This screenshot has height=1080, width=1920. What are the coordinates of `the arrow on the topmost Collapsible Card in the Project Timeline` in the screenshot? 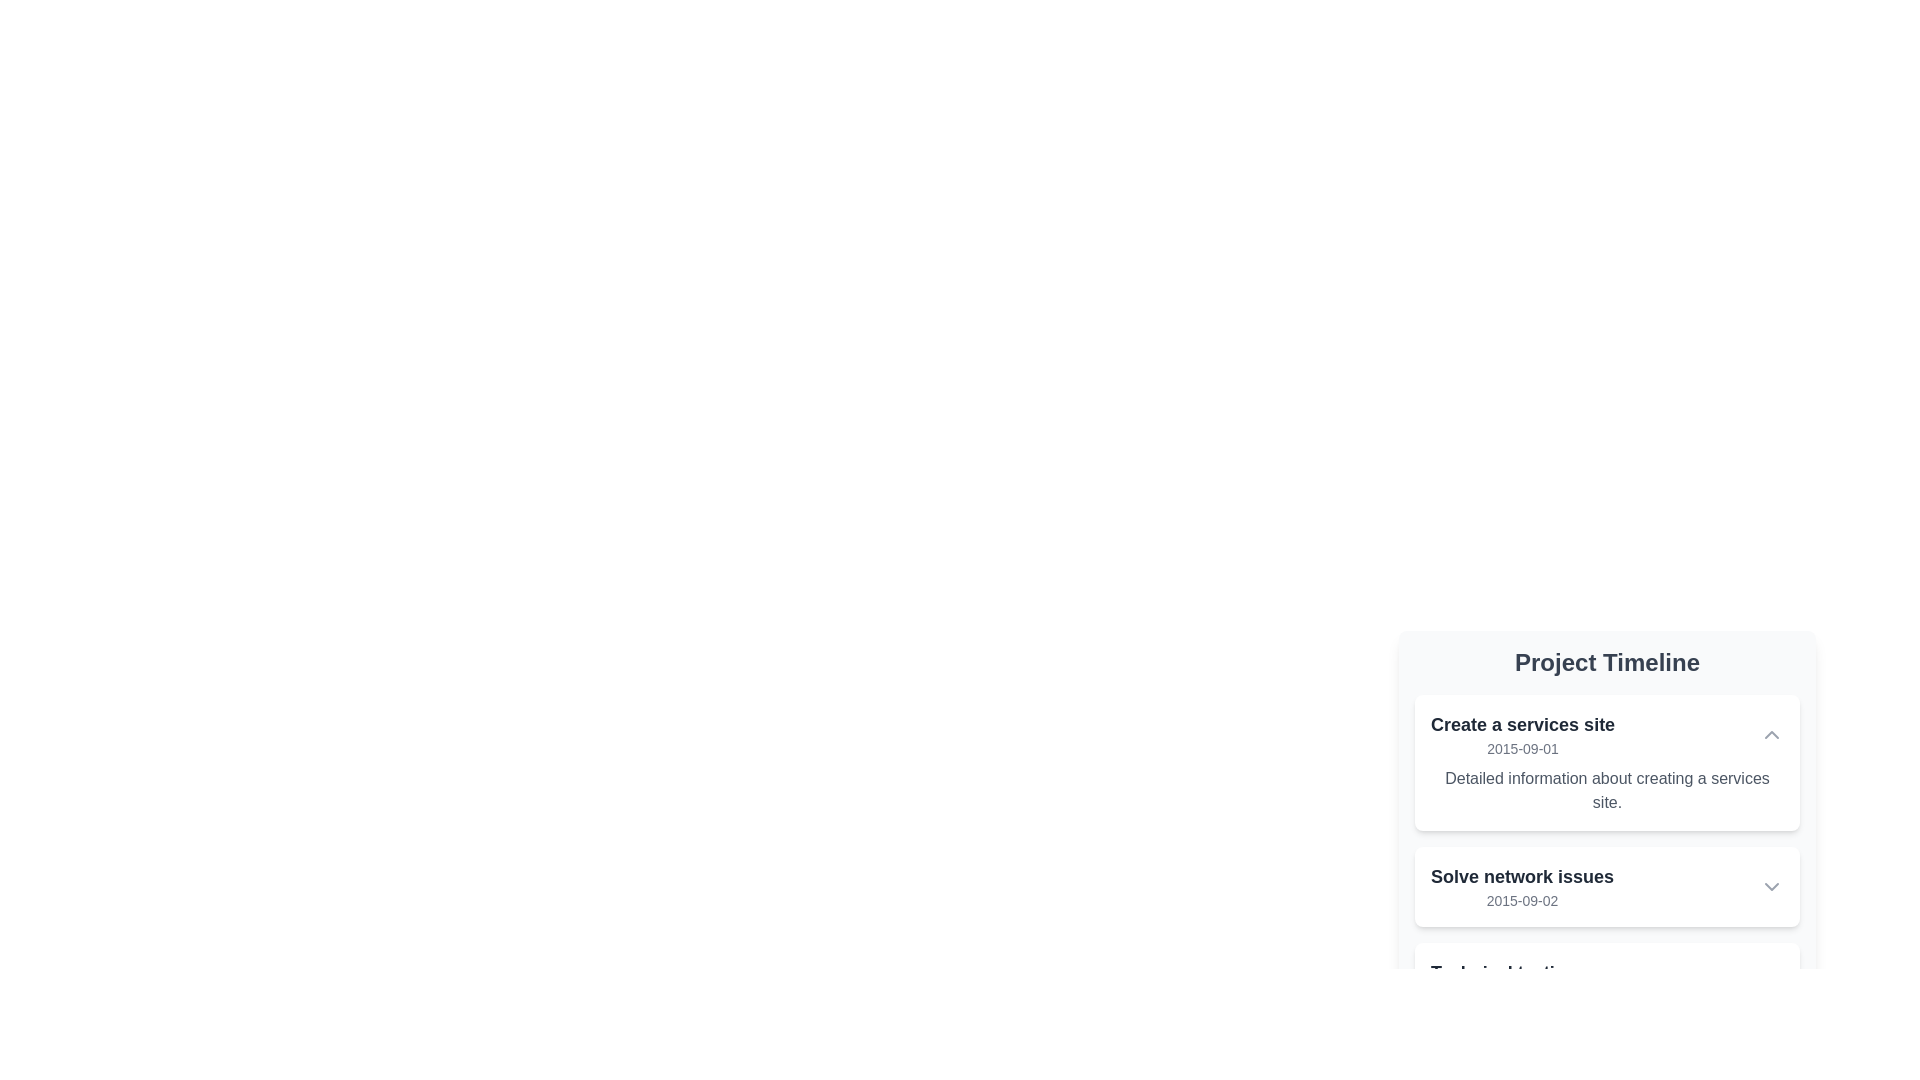 It's located at (1607, 763).